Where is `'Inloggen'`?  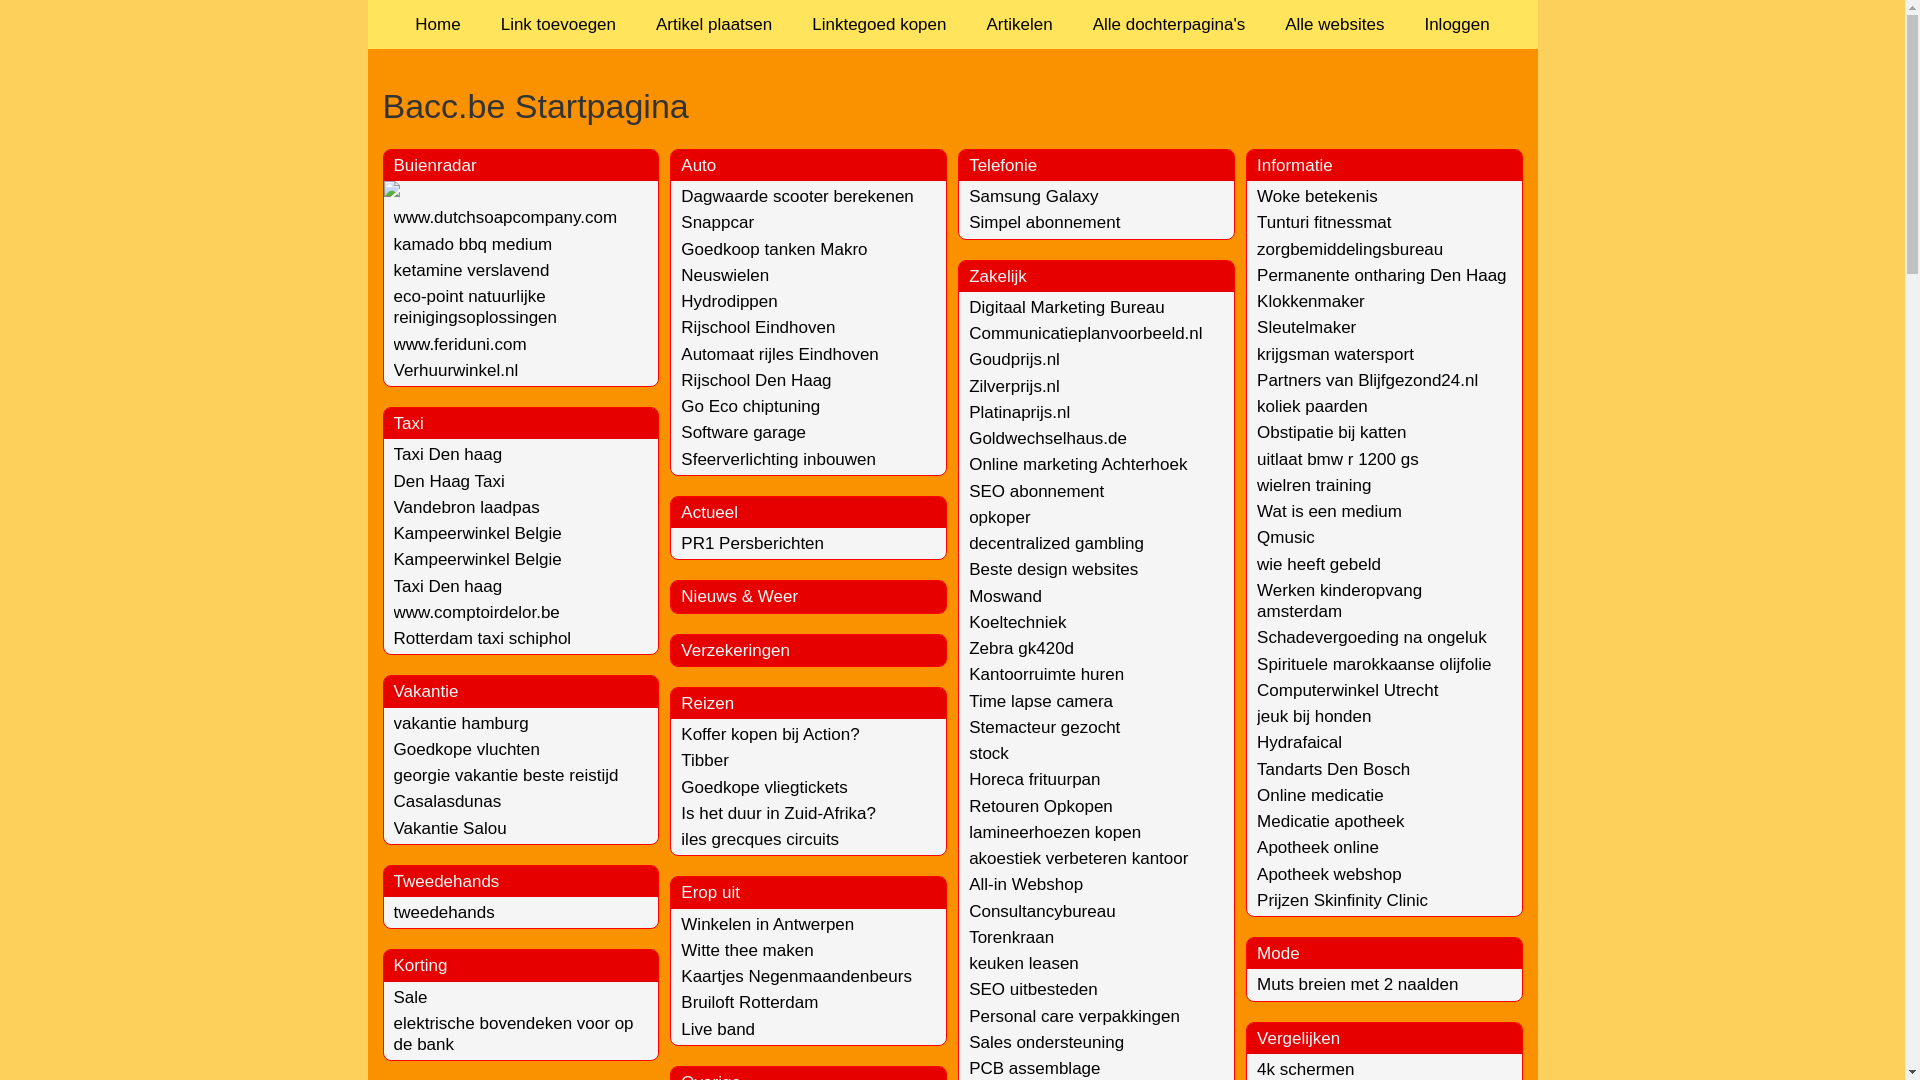 'Inloggen' is located at coordinates (1456, 24).